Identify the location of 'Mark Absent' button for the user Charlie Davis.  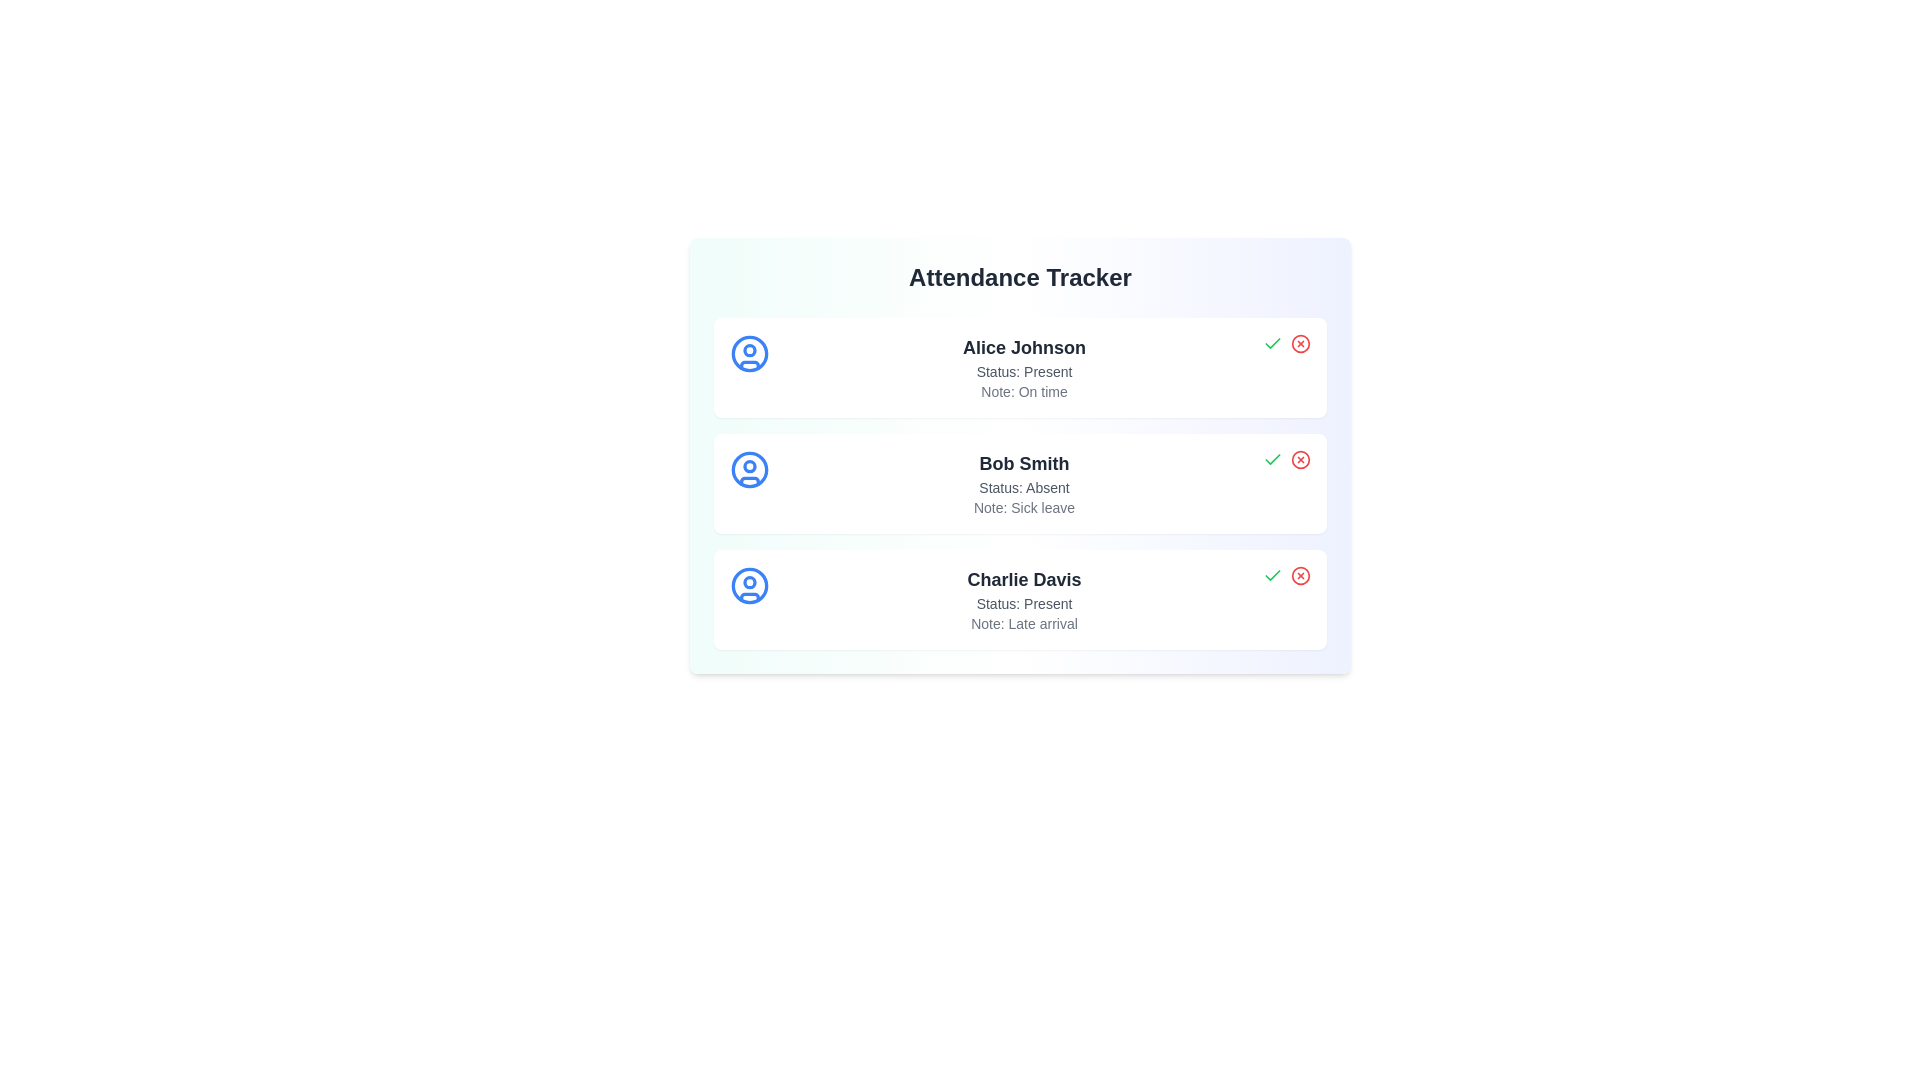
(1300, 575).